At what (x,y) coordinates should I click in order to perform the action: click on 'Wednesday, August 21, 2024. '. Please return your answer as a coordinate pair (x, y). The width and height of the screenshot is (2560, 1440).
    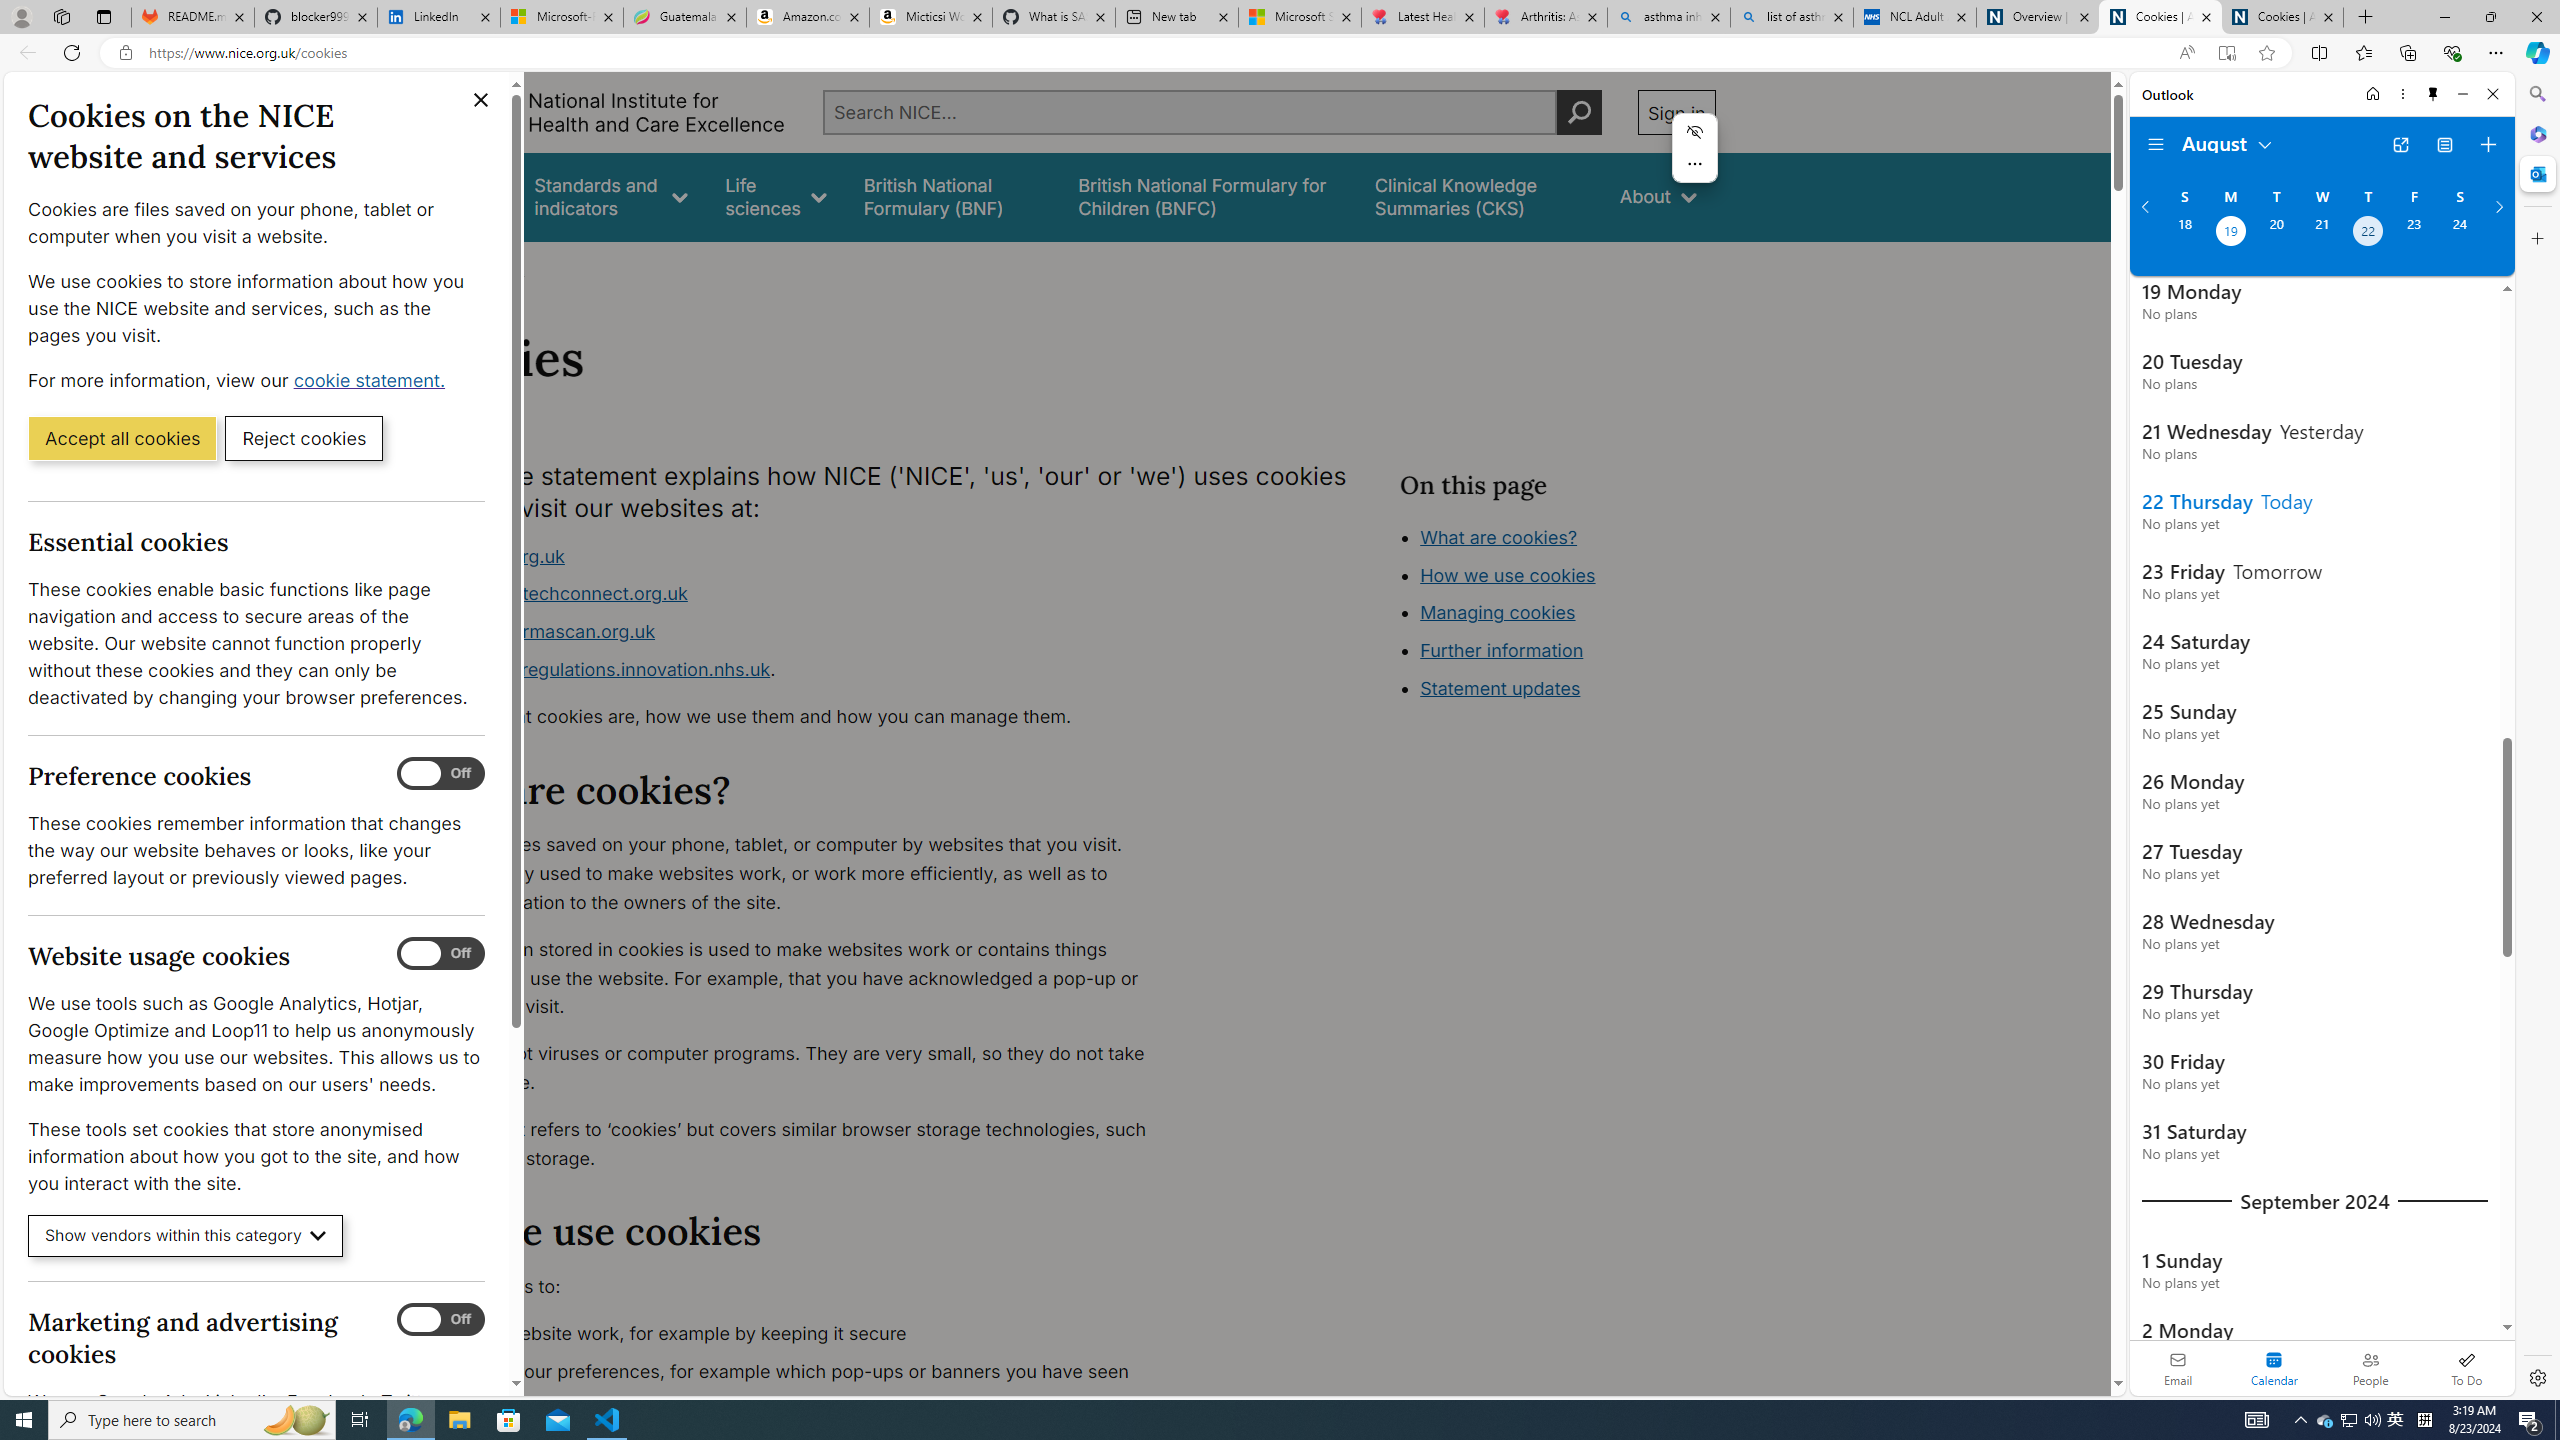
    Looking at the image, I should click on (2320, 233).